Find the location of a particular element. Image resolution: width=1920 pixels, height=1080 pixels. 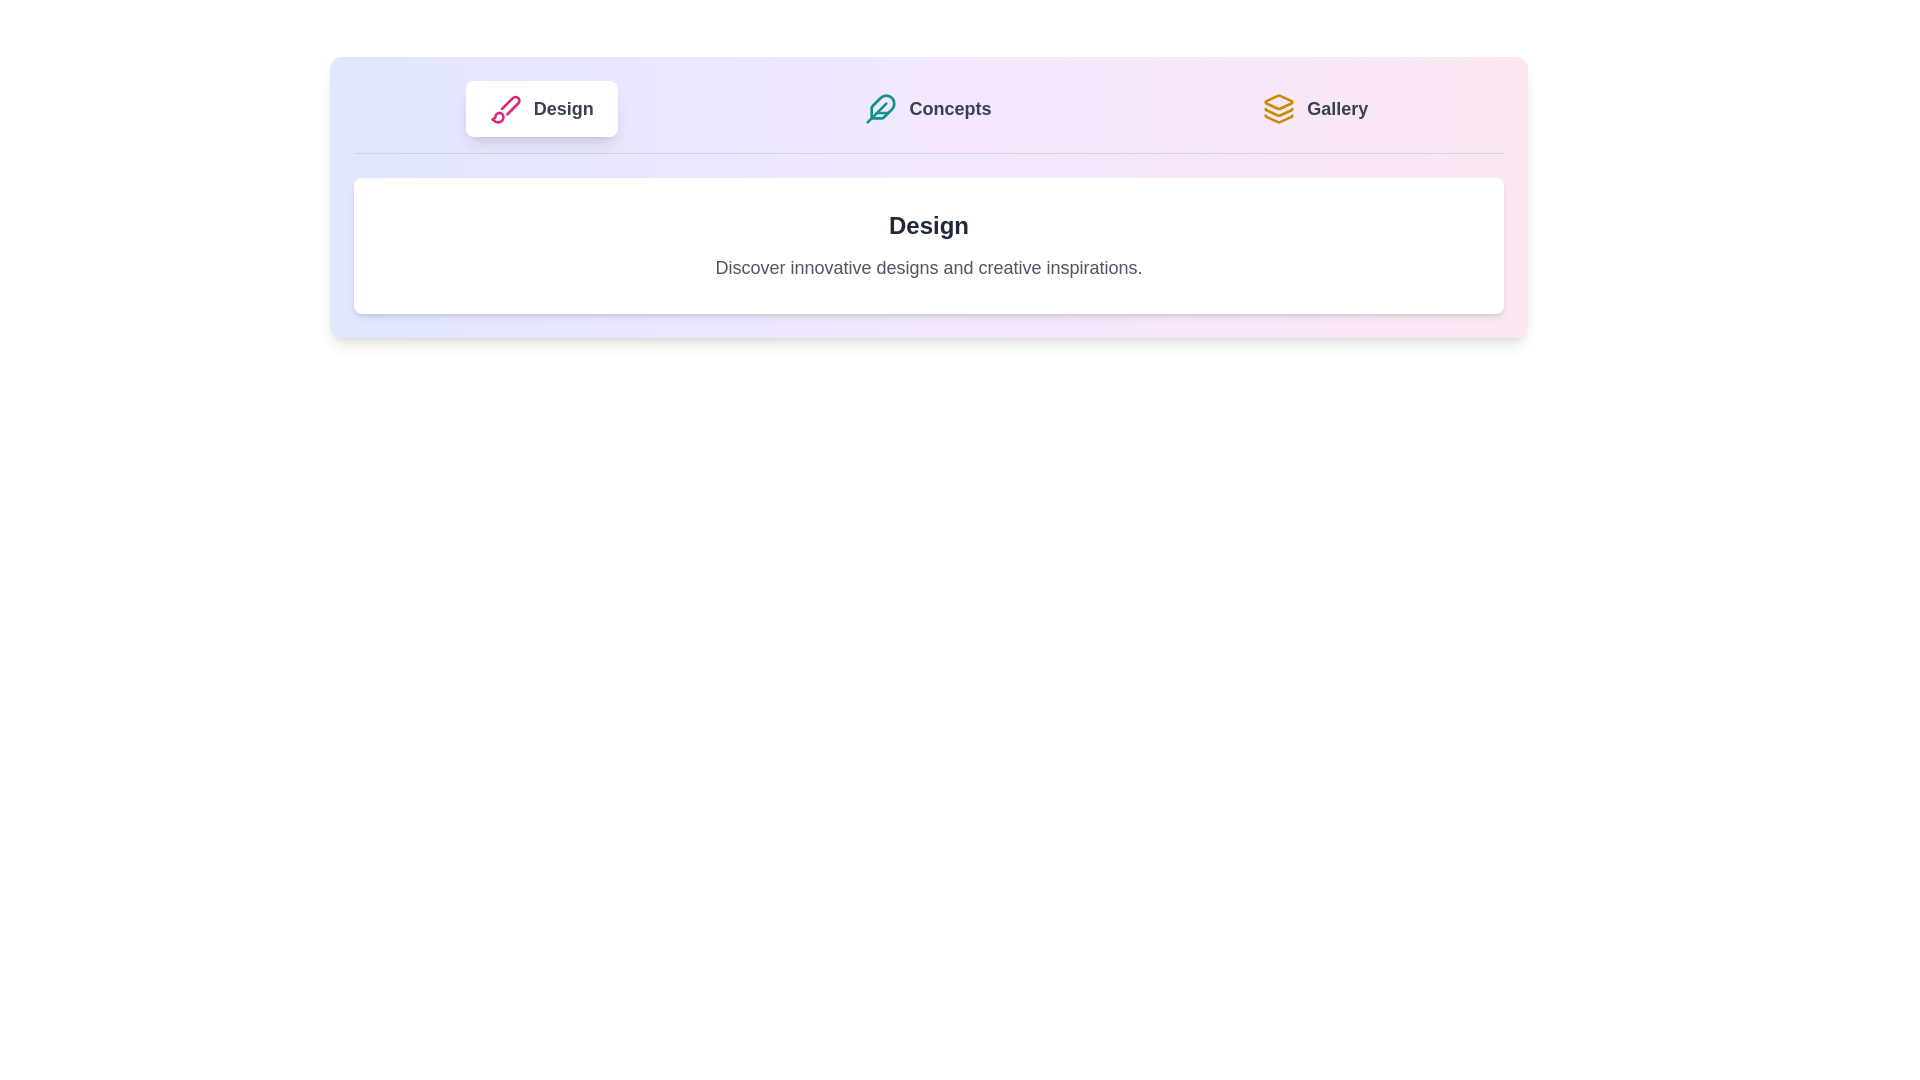

the tab labeled 'Design' to observe the hover effect is located at coordinates (541, 108).